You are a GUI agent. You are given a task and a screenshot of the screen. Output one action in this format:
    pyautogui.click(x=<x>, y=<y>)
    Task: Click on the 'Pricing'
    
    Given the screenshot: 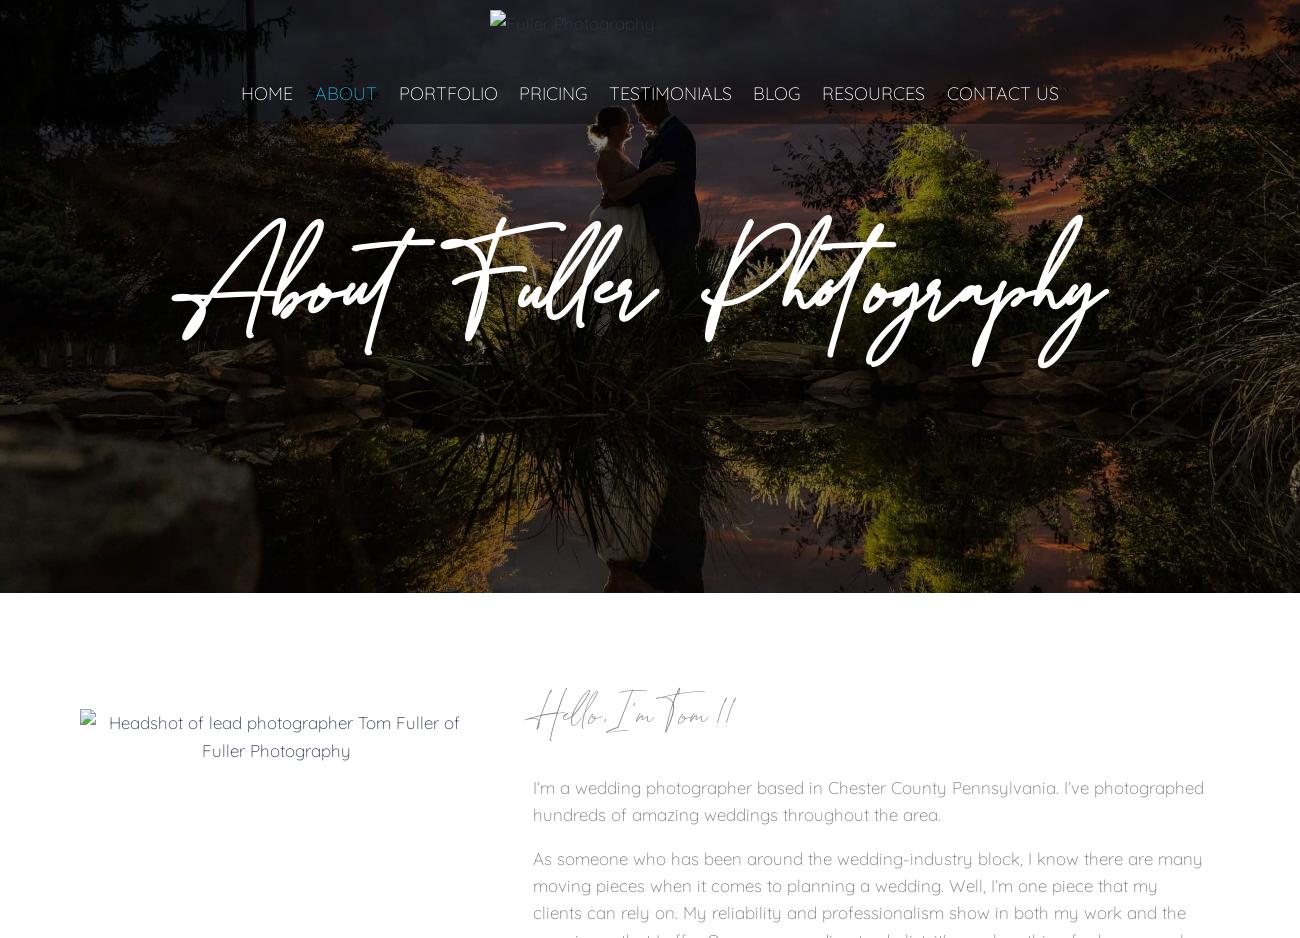 What is the action you would take?
    pyautogui.click(x=552, y=93)
    